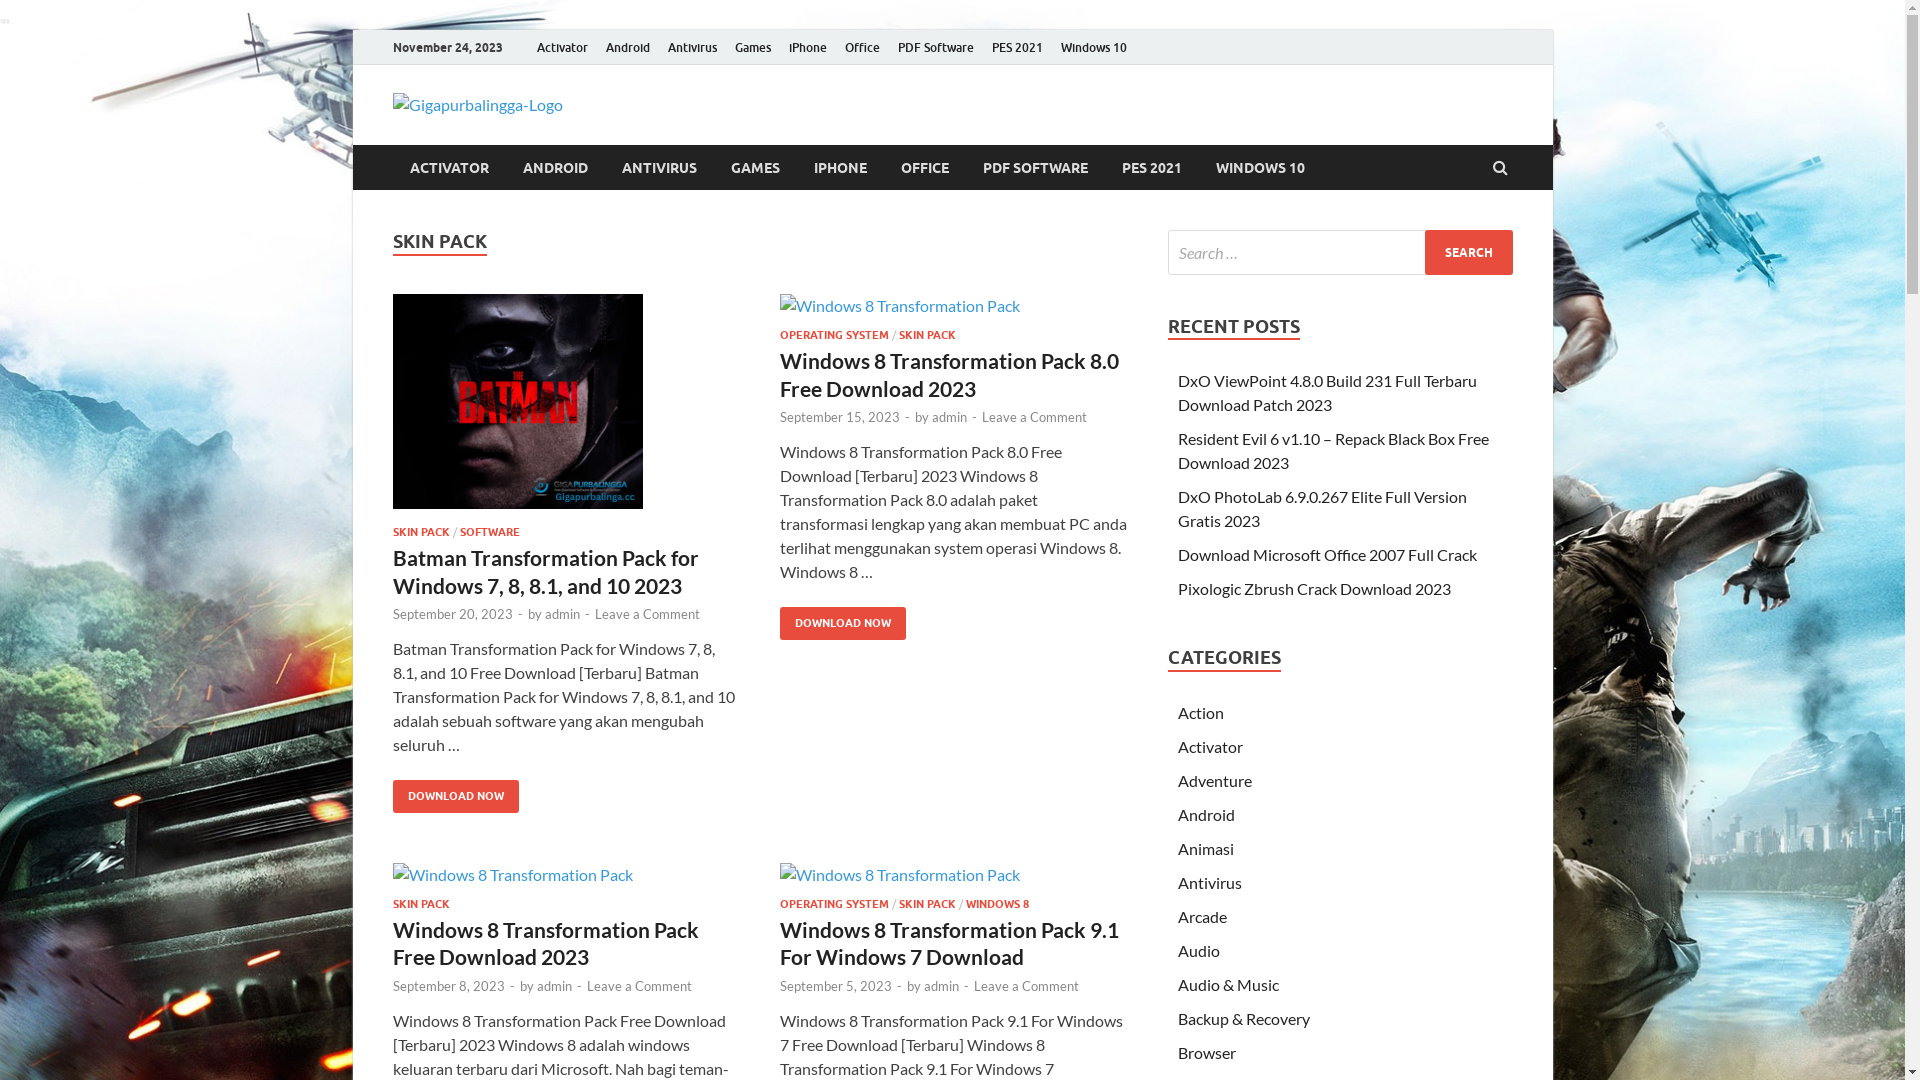 The image size is (1920, 1080). Describe the element at coordinates (862, 46) in the screenshot. I see `'Office'` at that location.